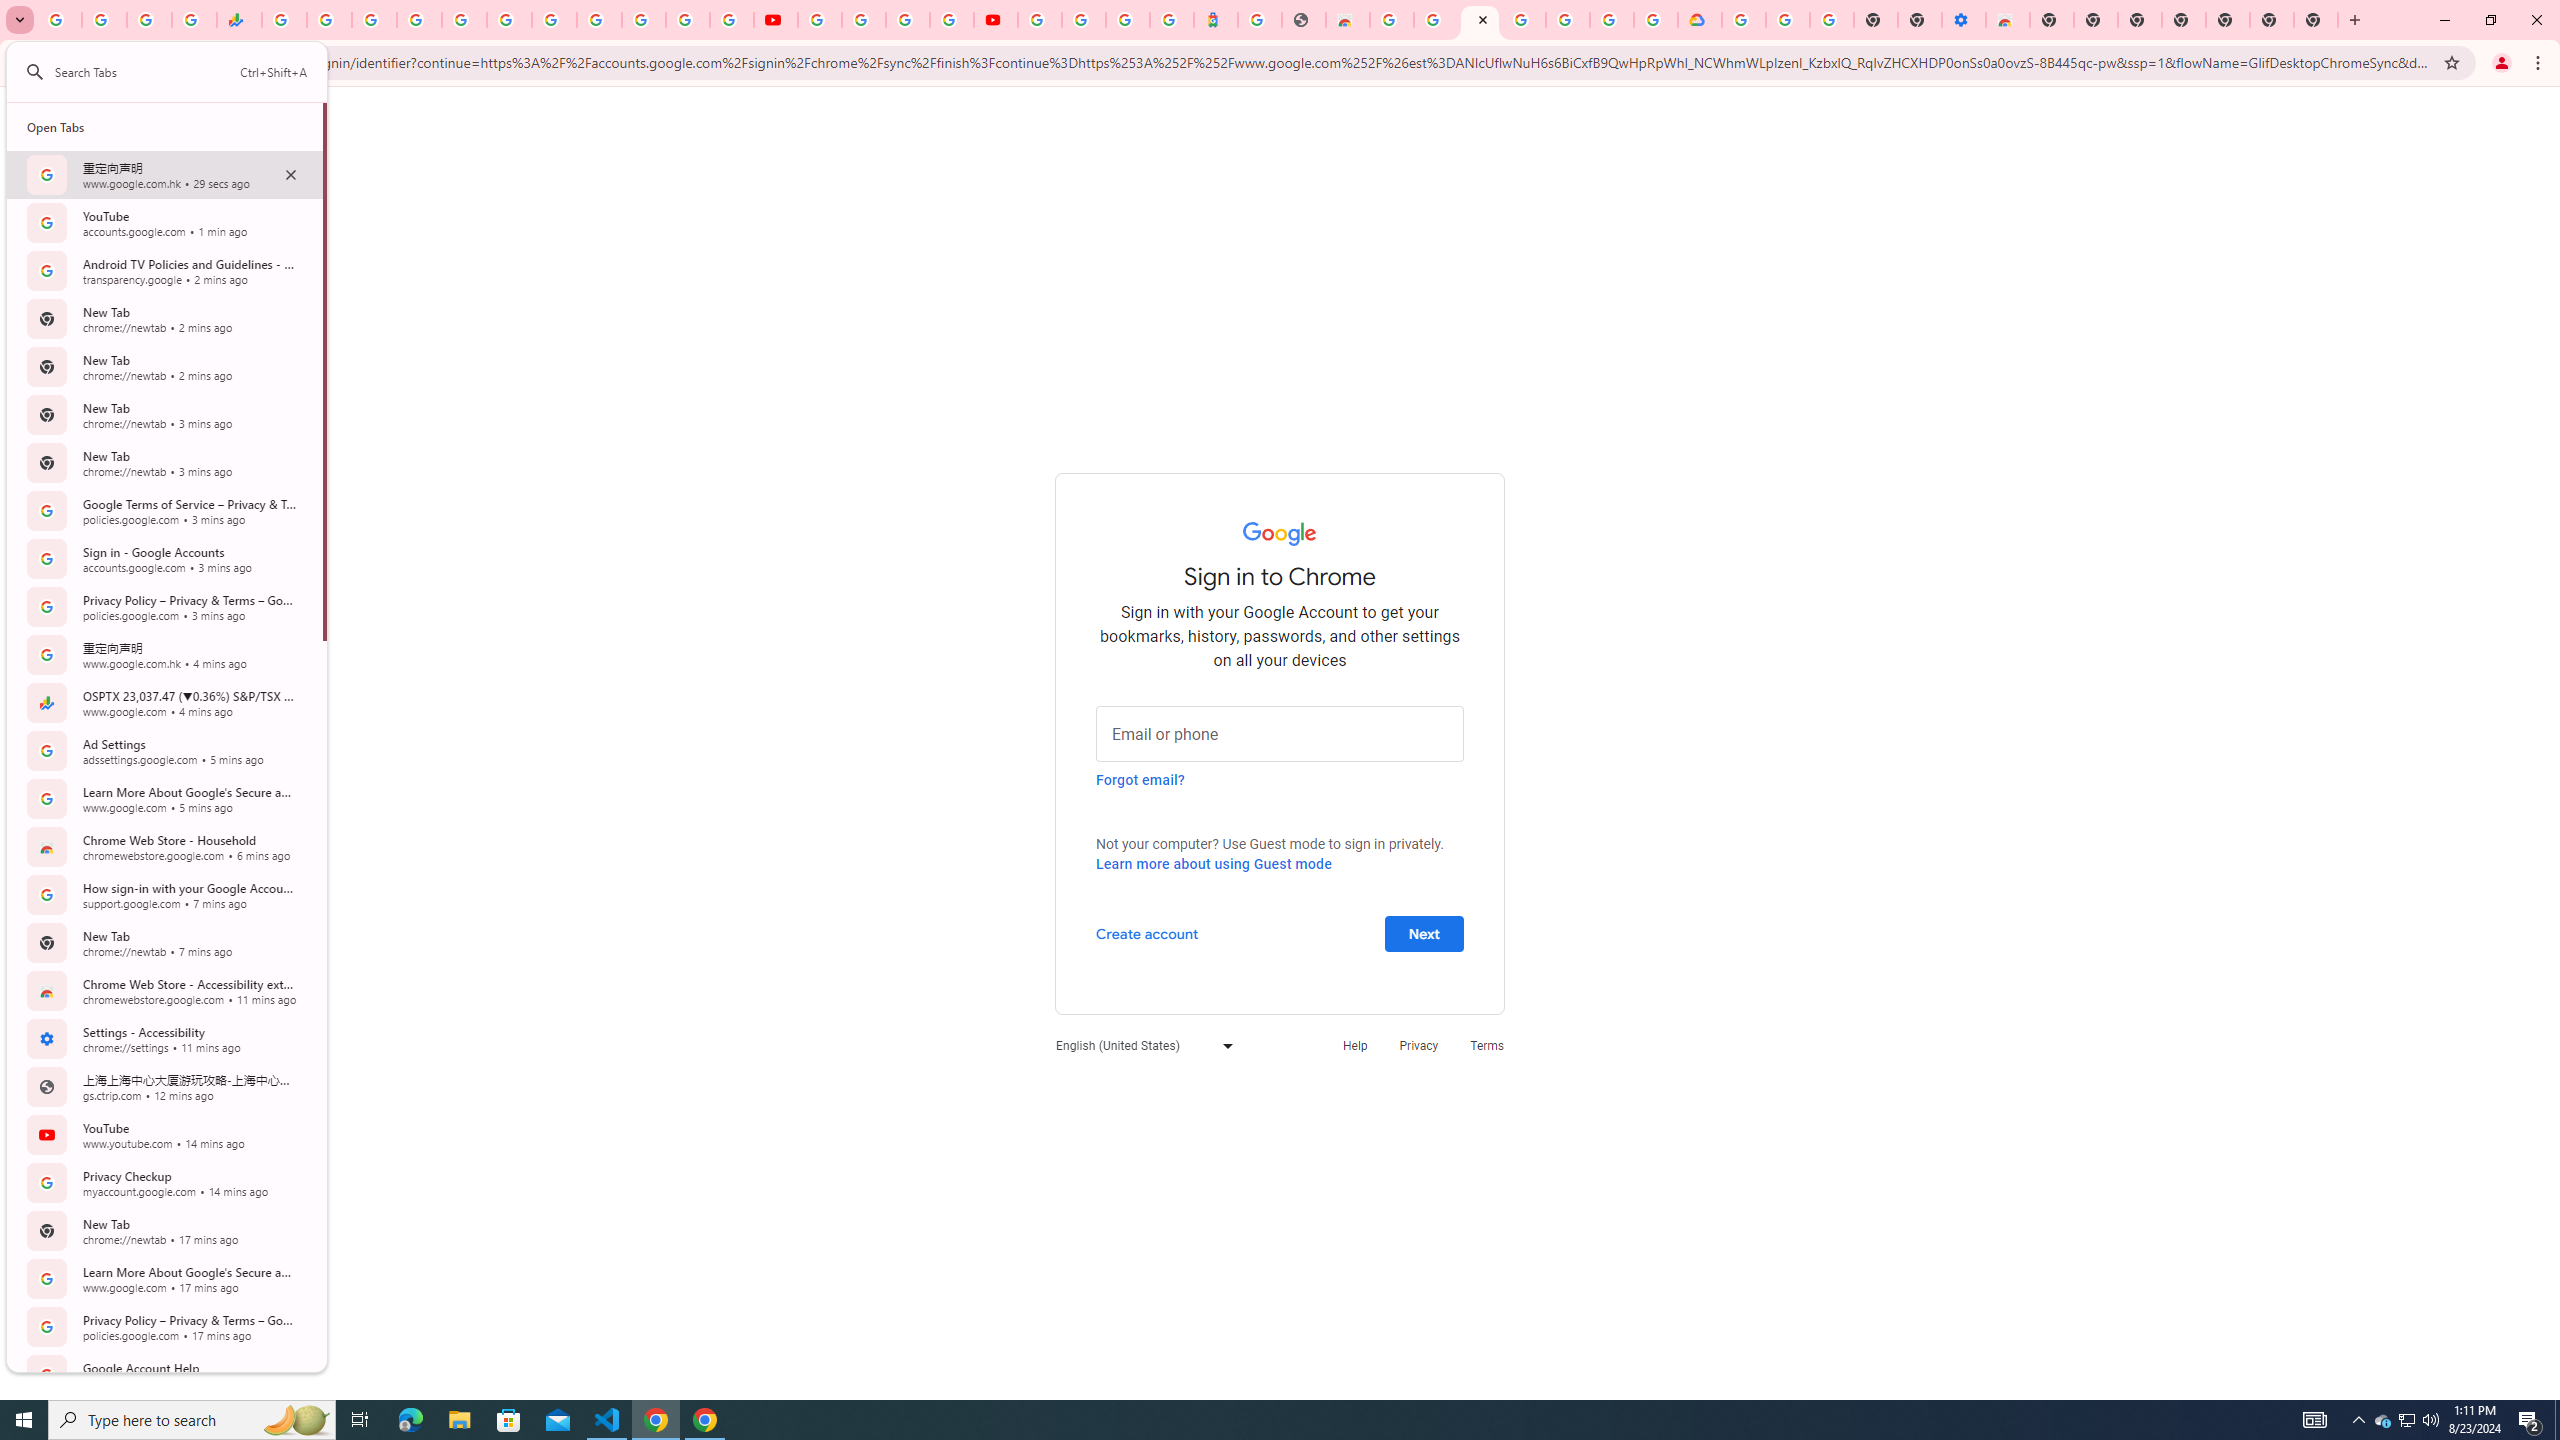  What do you see at coordinates (1280, 731) in the screenshot?
I see `'Email or phone'` at bounding box center [1280, 731].